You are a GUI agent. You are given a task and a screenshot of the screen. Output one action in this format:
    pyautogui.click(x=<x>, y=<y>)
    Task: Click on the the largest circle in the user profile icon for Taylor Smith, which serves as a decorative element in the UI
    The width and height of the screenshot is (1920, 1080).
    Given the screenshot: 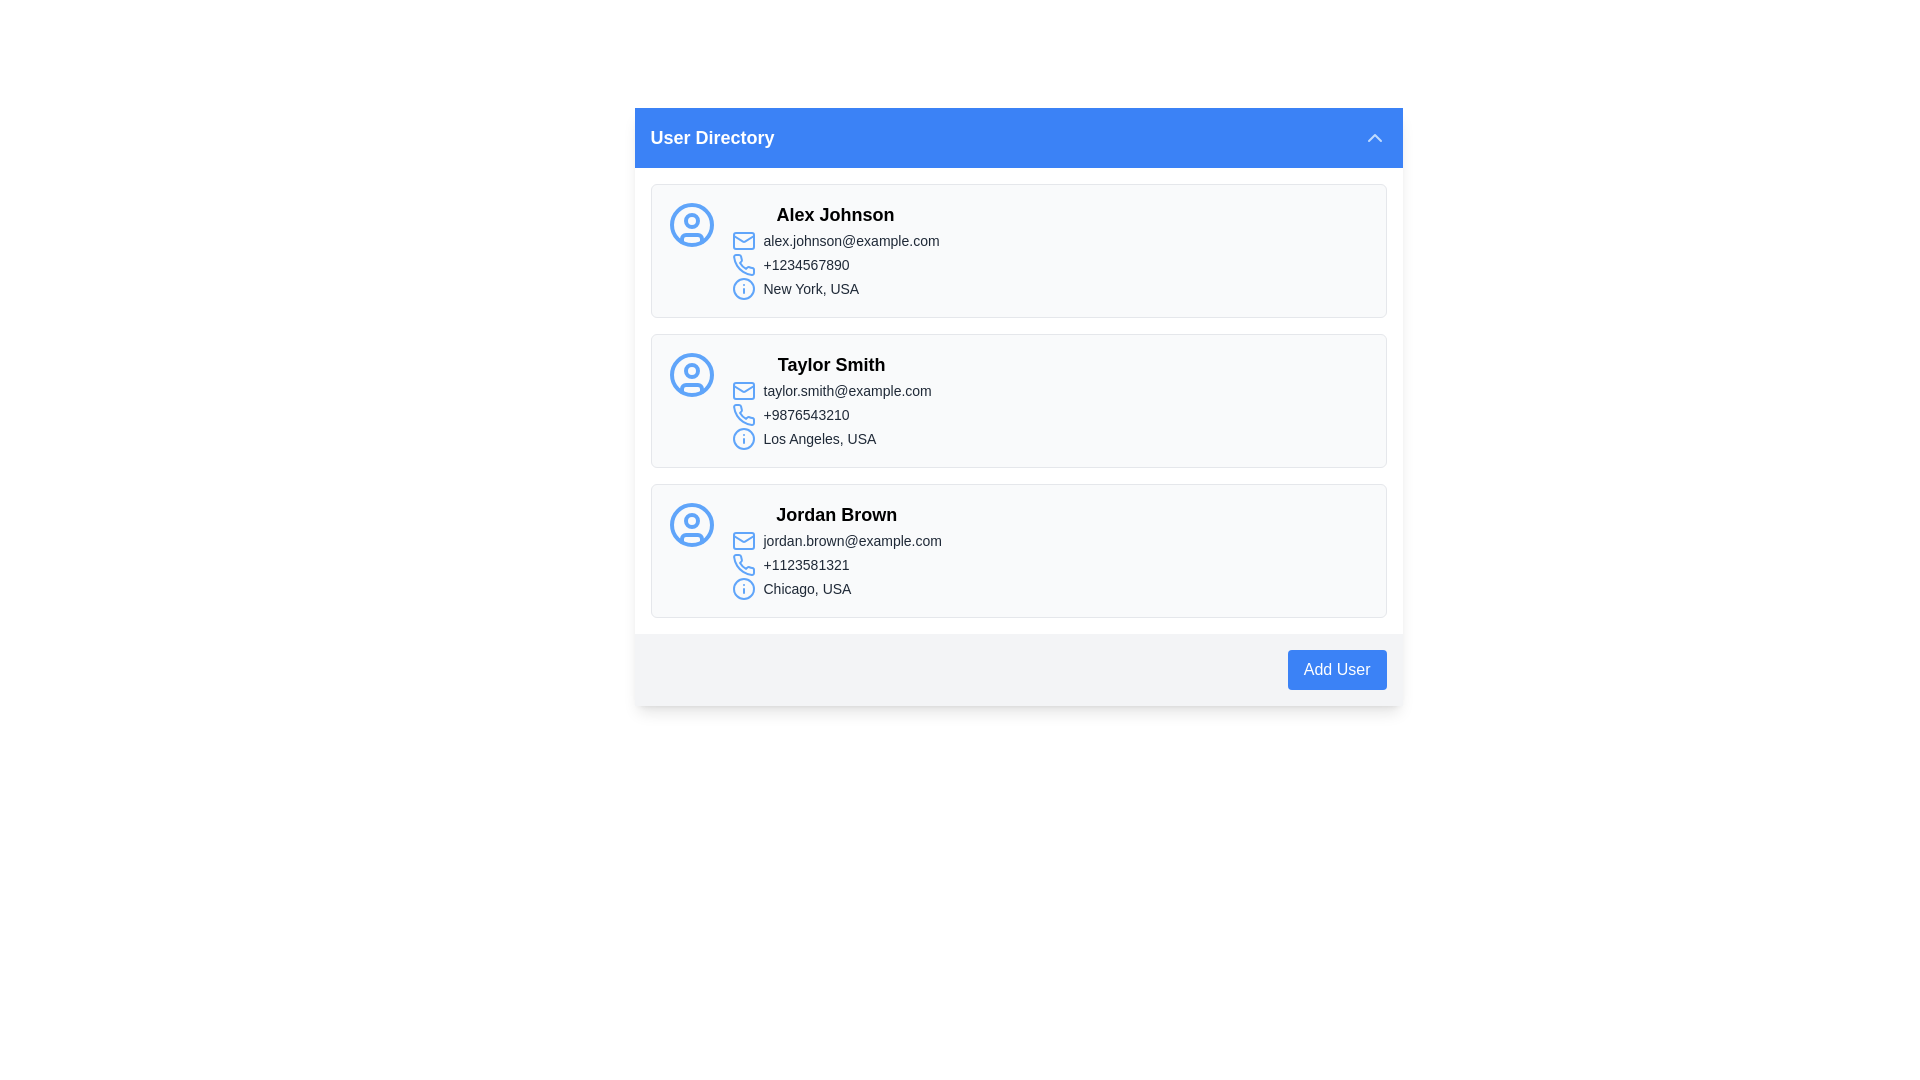 What is the action you would take?
    pyautogui.click(x=691, y=374)
    